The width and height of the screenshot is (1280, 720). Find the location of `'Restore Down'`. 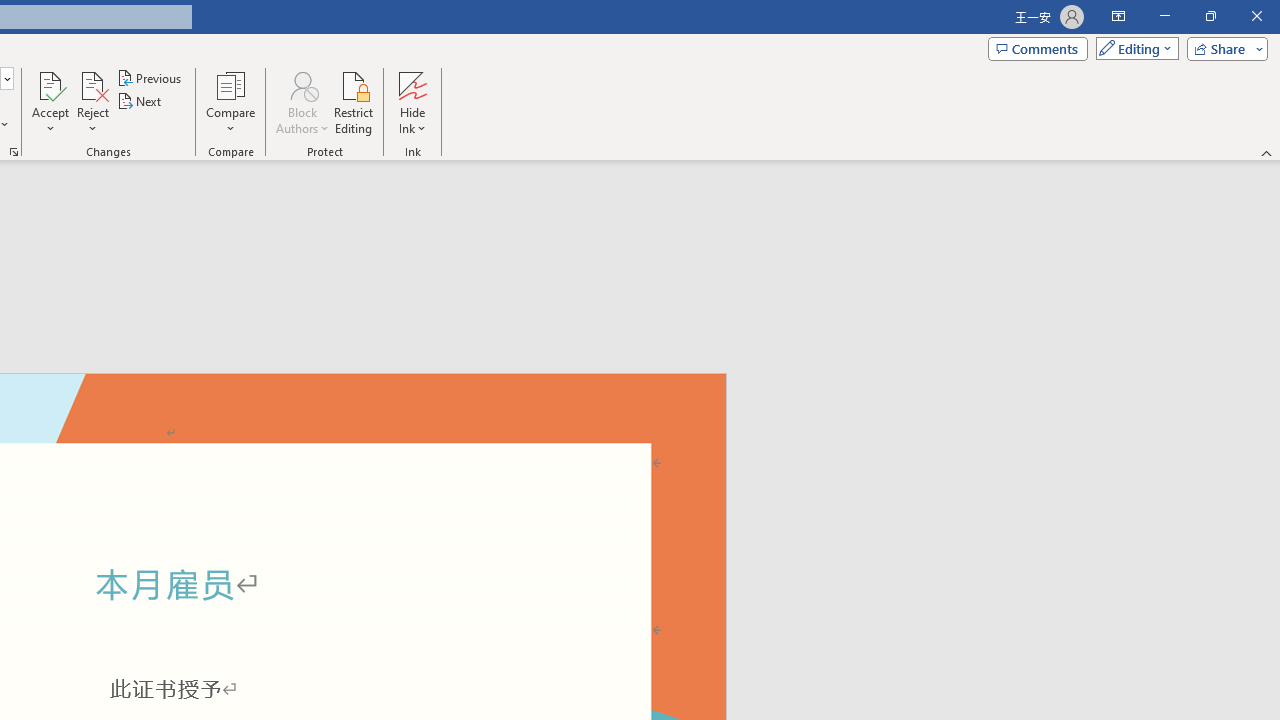

'Restore Down' is located at coordinates (1209, 16).